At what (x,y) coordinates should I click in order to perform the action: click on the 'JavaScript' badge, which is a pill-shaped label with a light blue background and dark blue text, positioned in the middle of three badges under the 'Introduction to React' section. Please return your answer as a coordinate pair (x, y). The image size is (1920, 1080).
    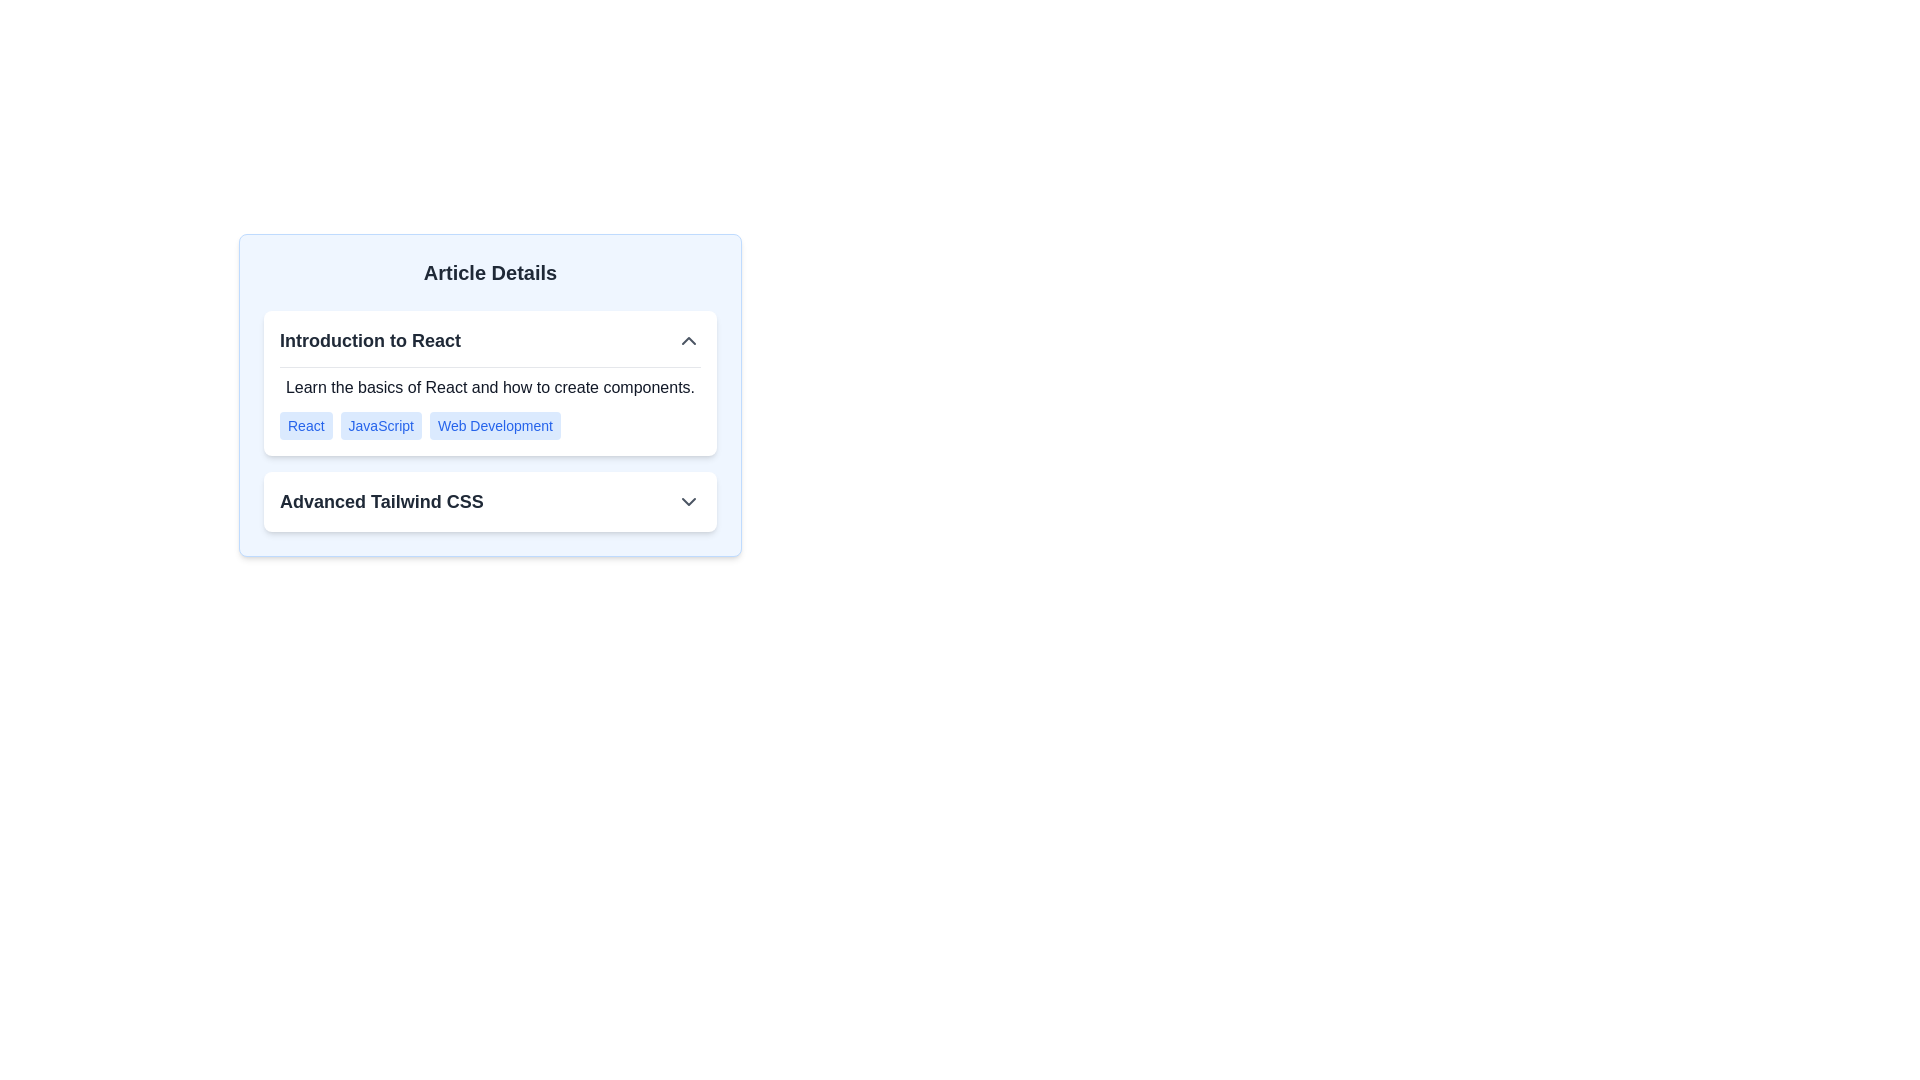
    Looking at the image, I should click on (381, 424).